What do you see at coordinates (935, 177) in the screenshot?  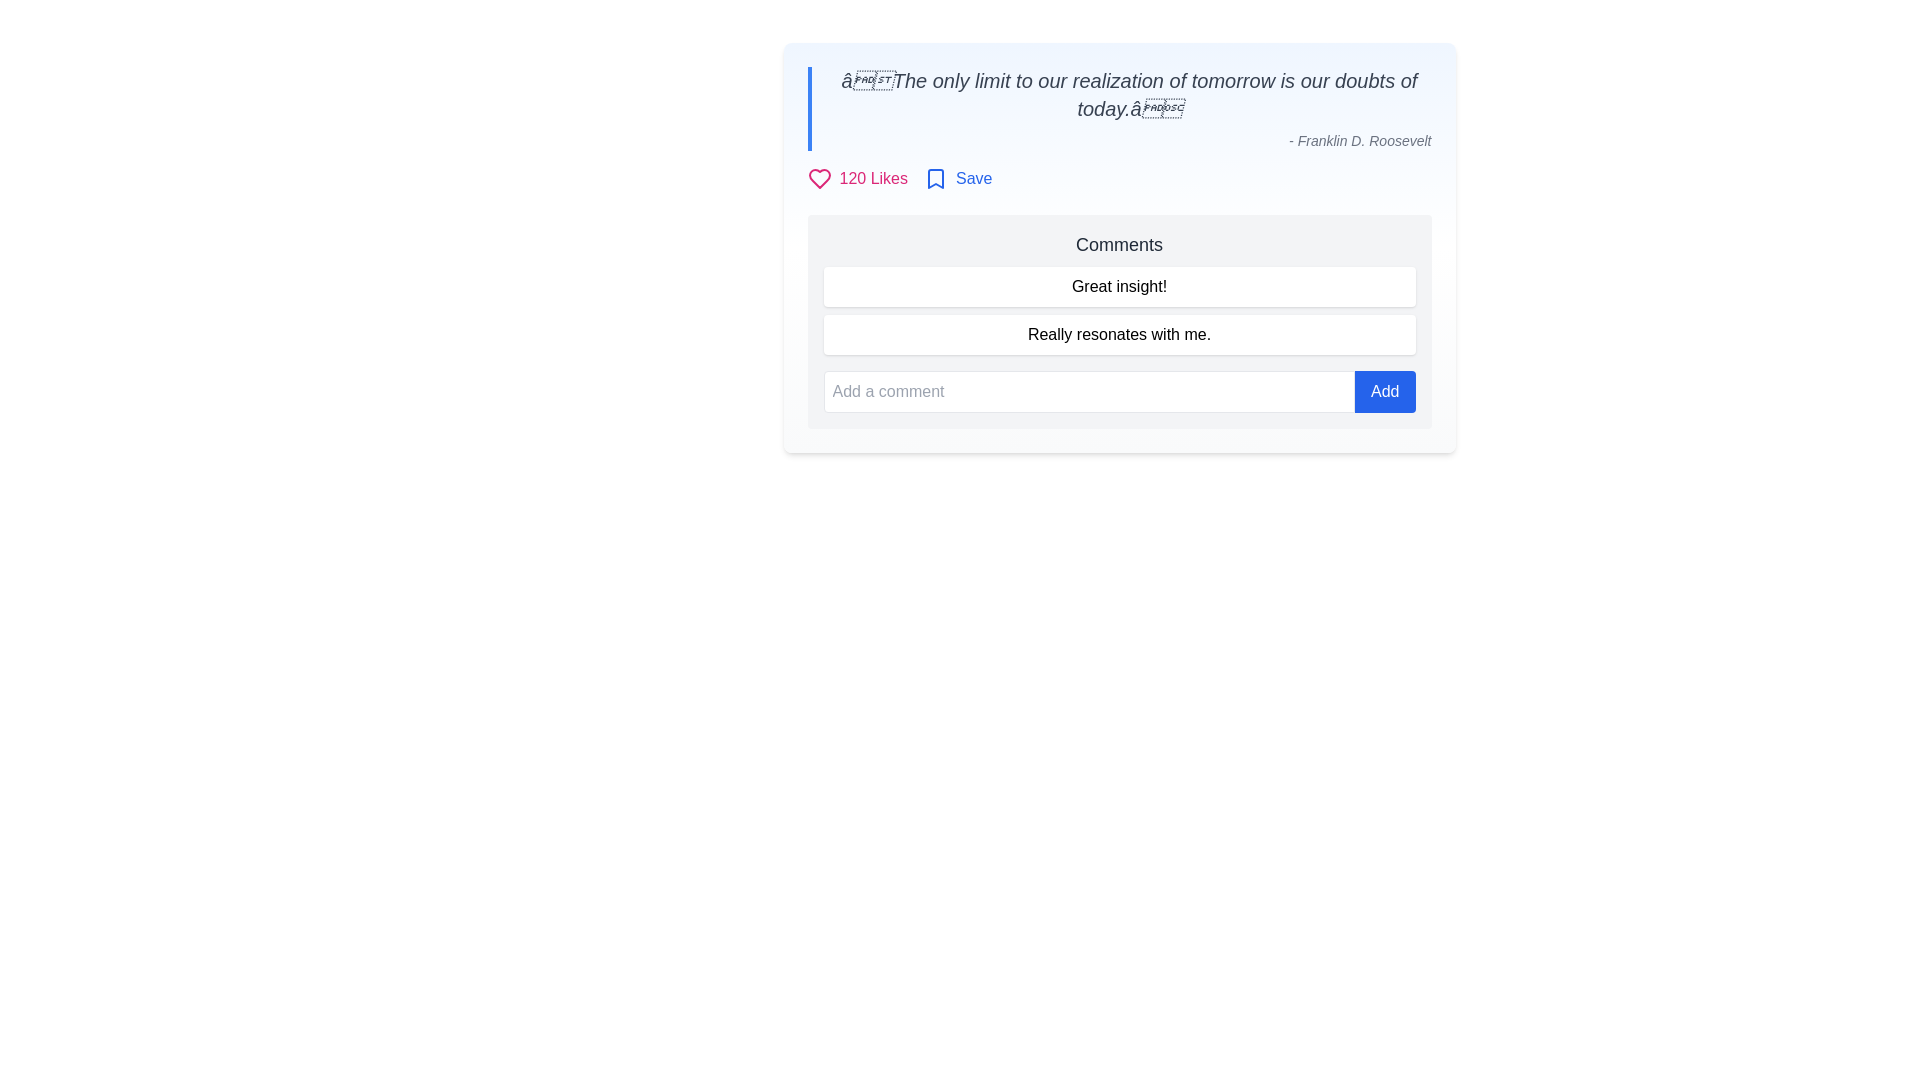 I see `the Vectorized icon located directly to the right of the '120 Likes' label and the heart icon` at bounding box center [935, 177].